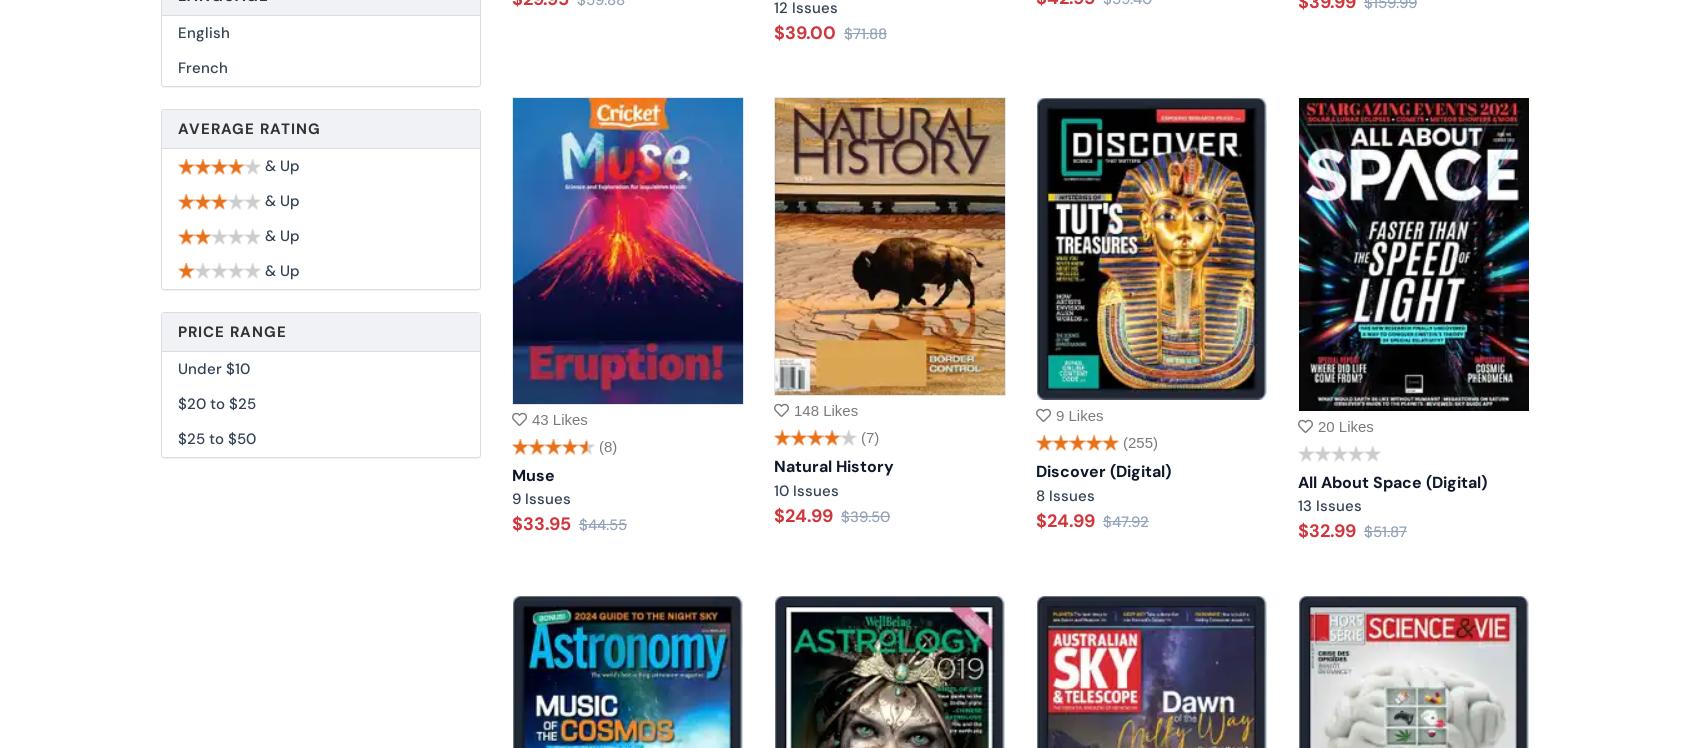 The width and height of the screenshot is (1692, 748). I want to click on 'Muse', so click(533, 474).